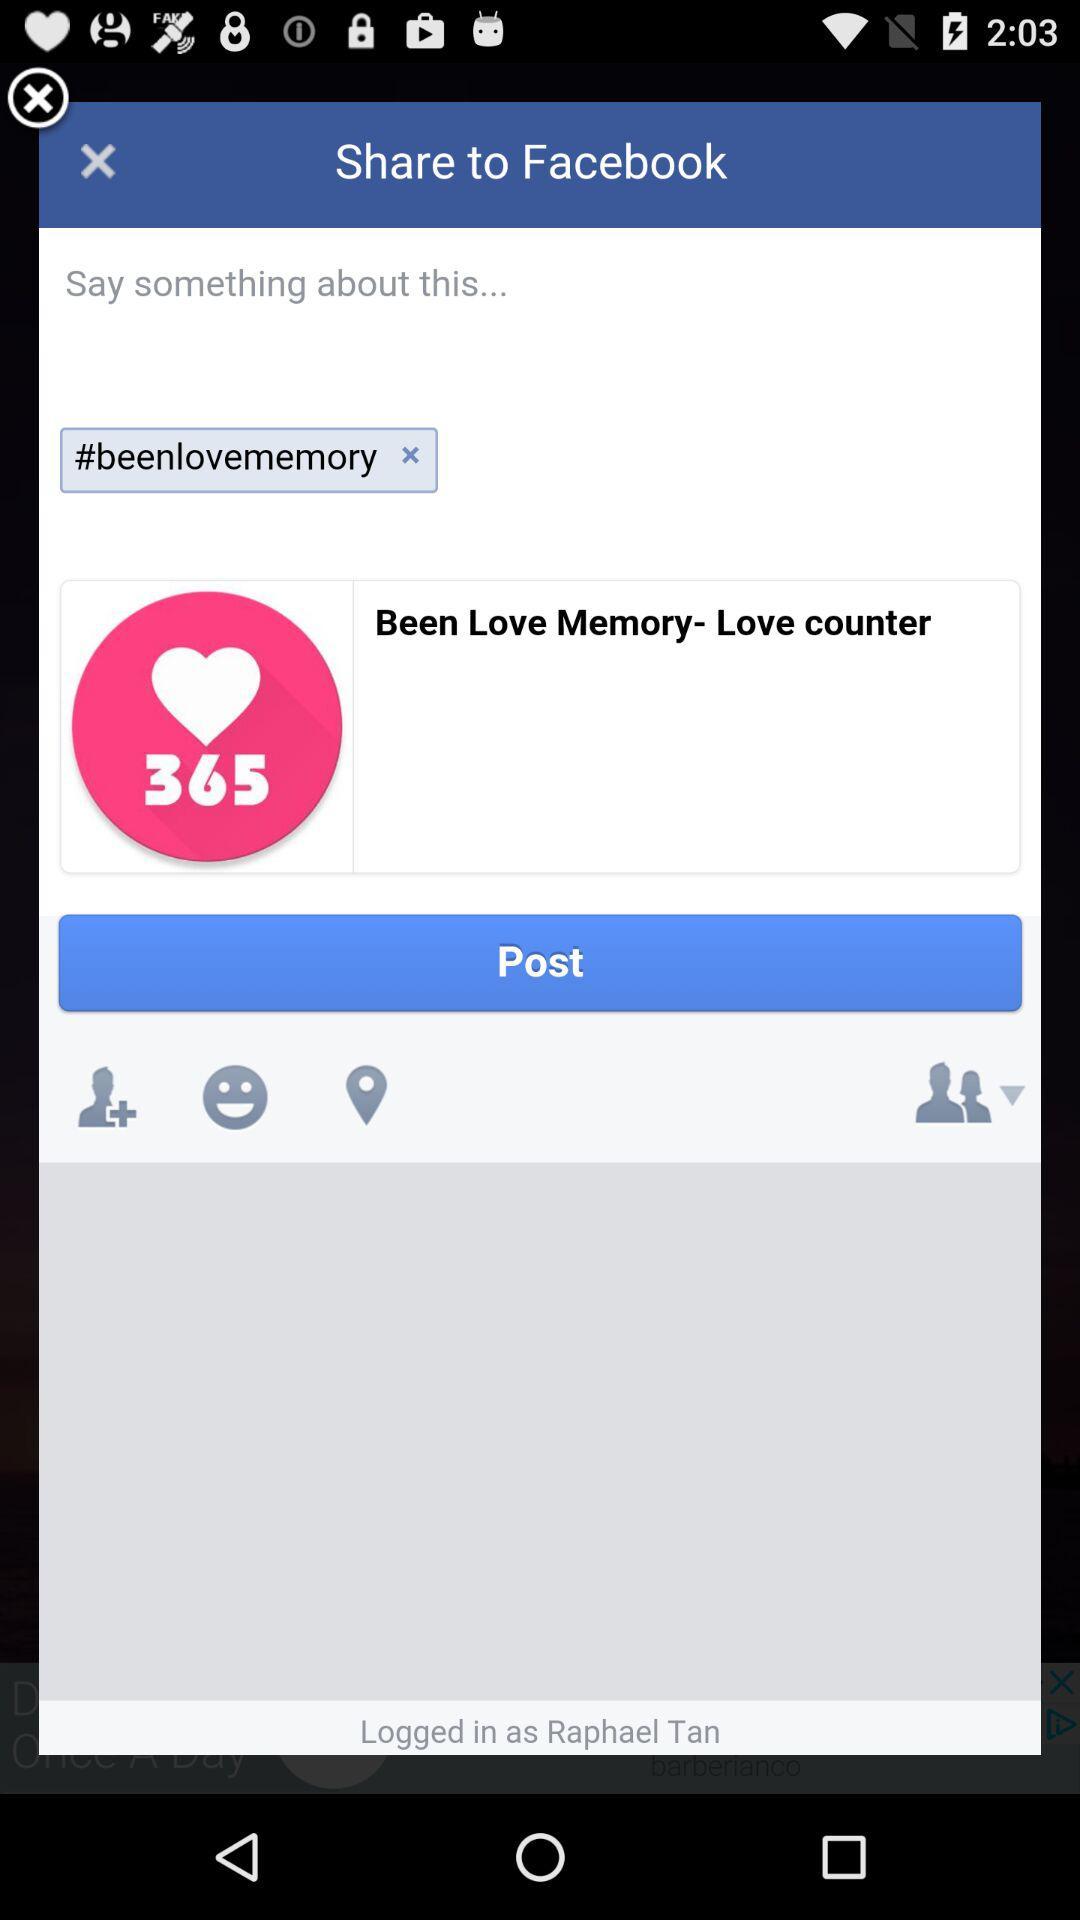  Describe the element at coordinates (38, 100) in the screenshot. I see `screen` at that location.